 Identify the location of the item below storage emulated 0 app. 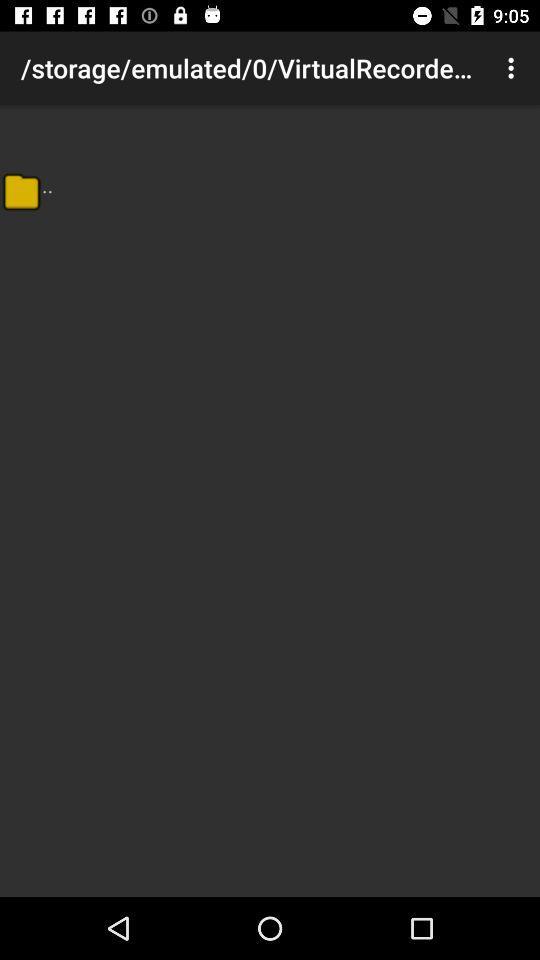
(47, 184).